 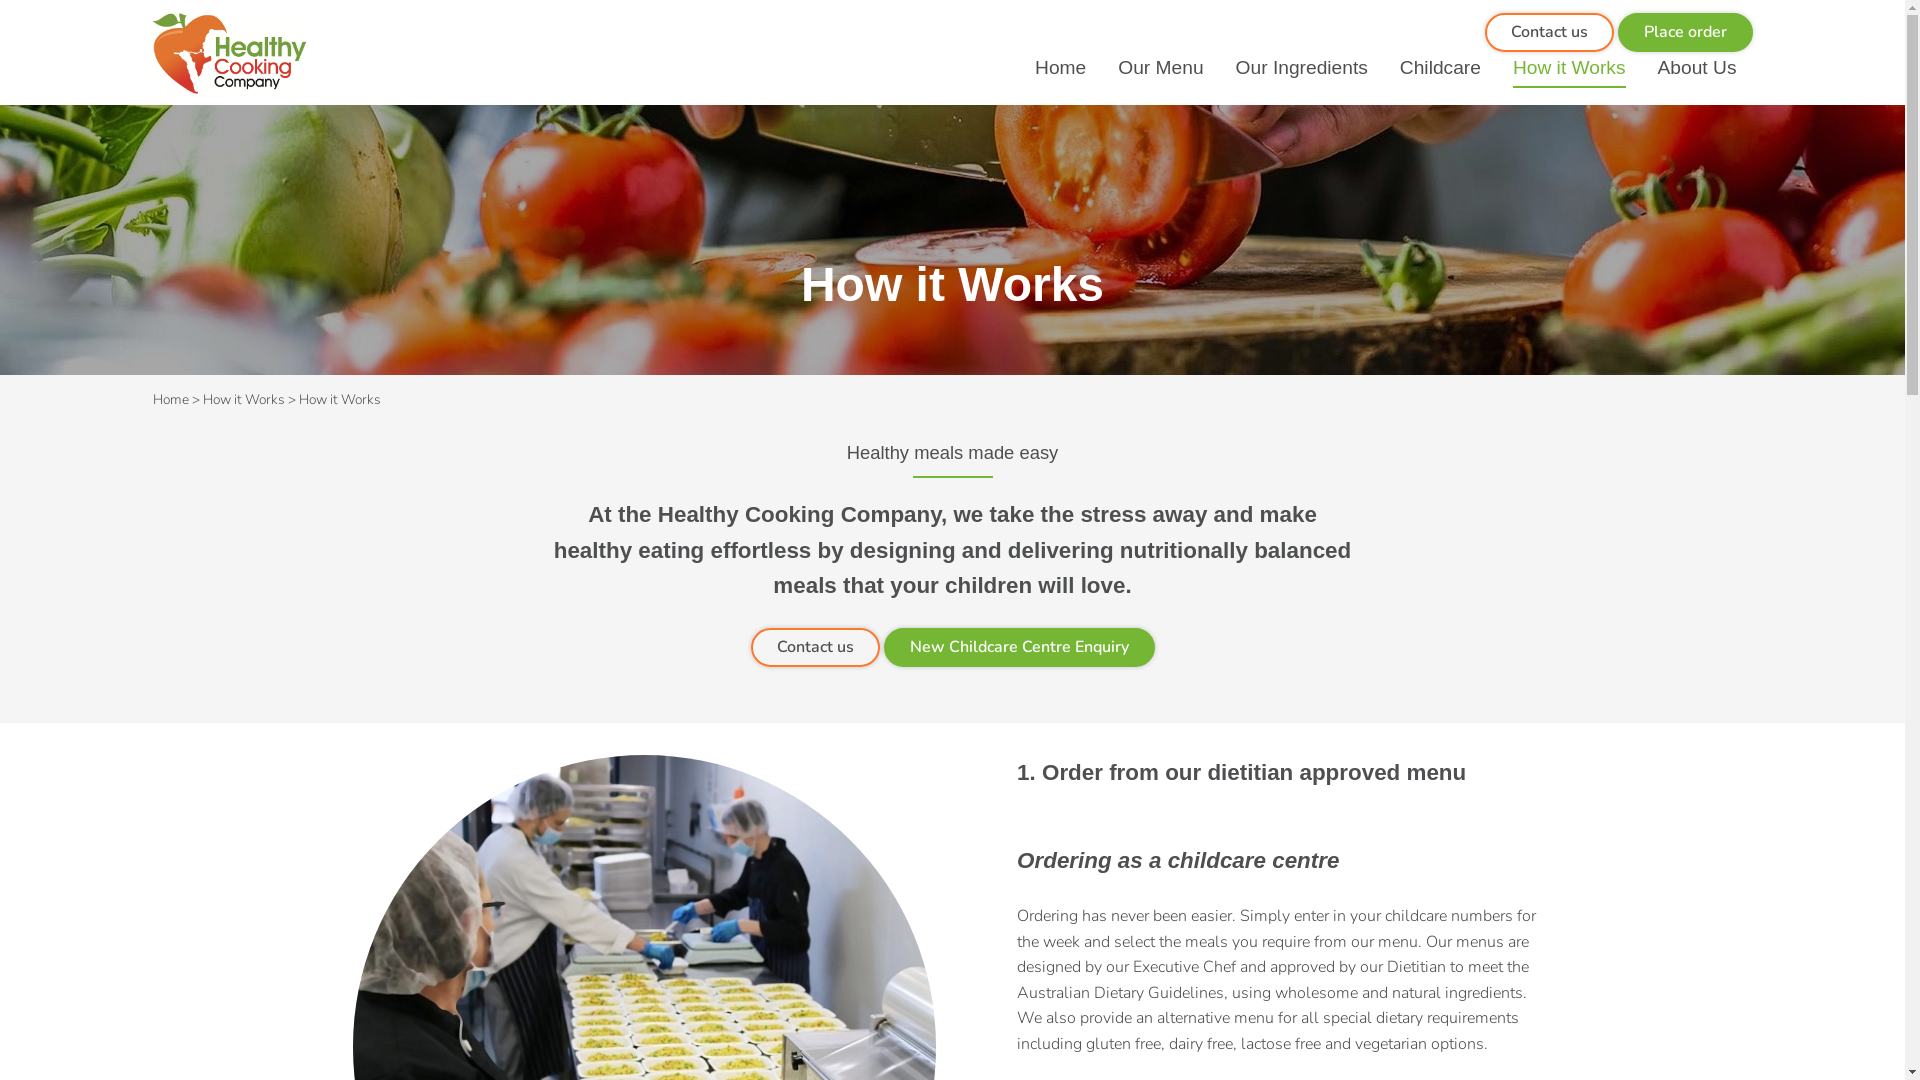 What do you see at coordinates (1684, 32) in the screenshot?
I see `'Place order'` at bounding box center [1684, 32].